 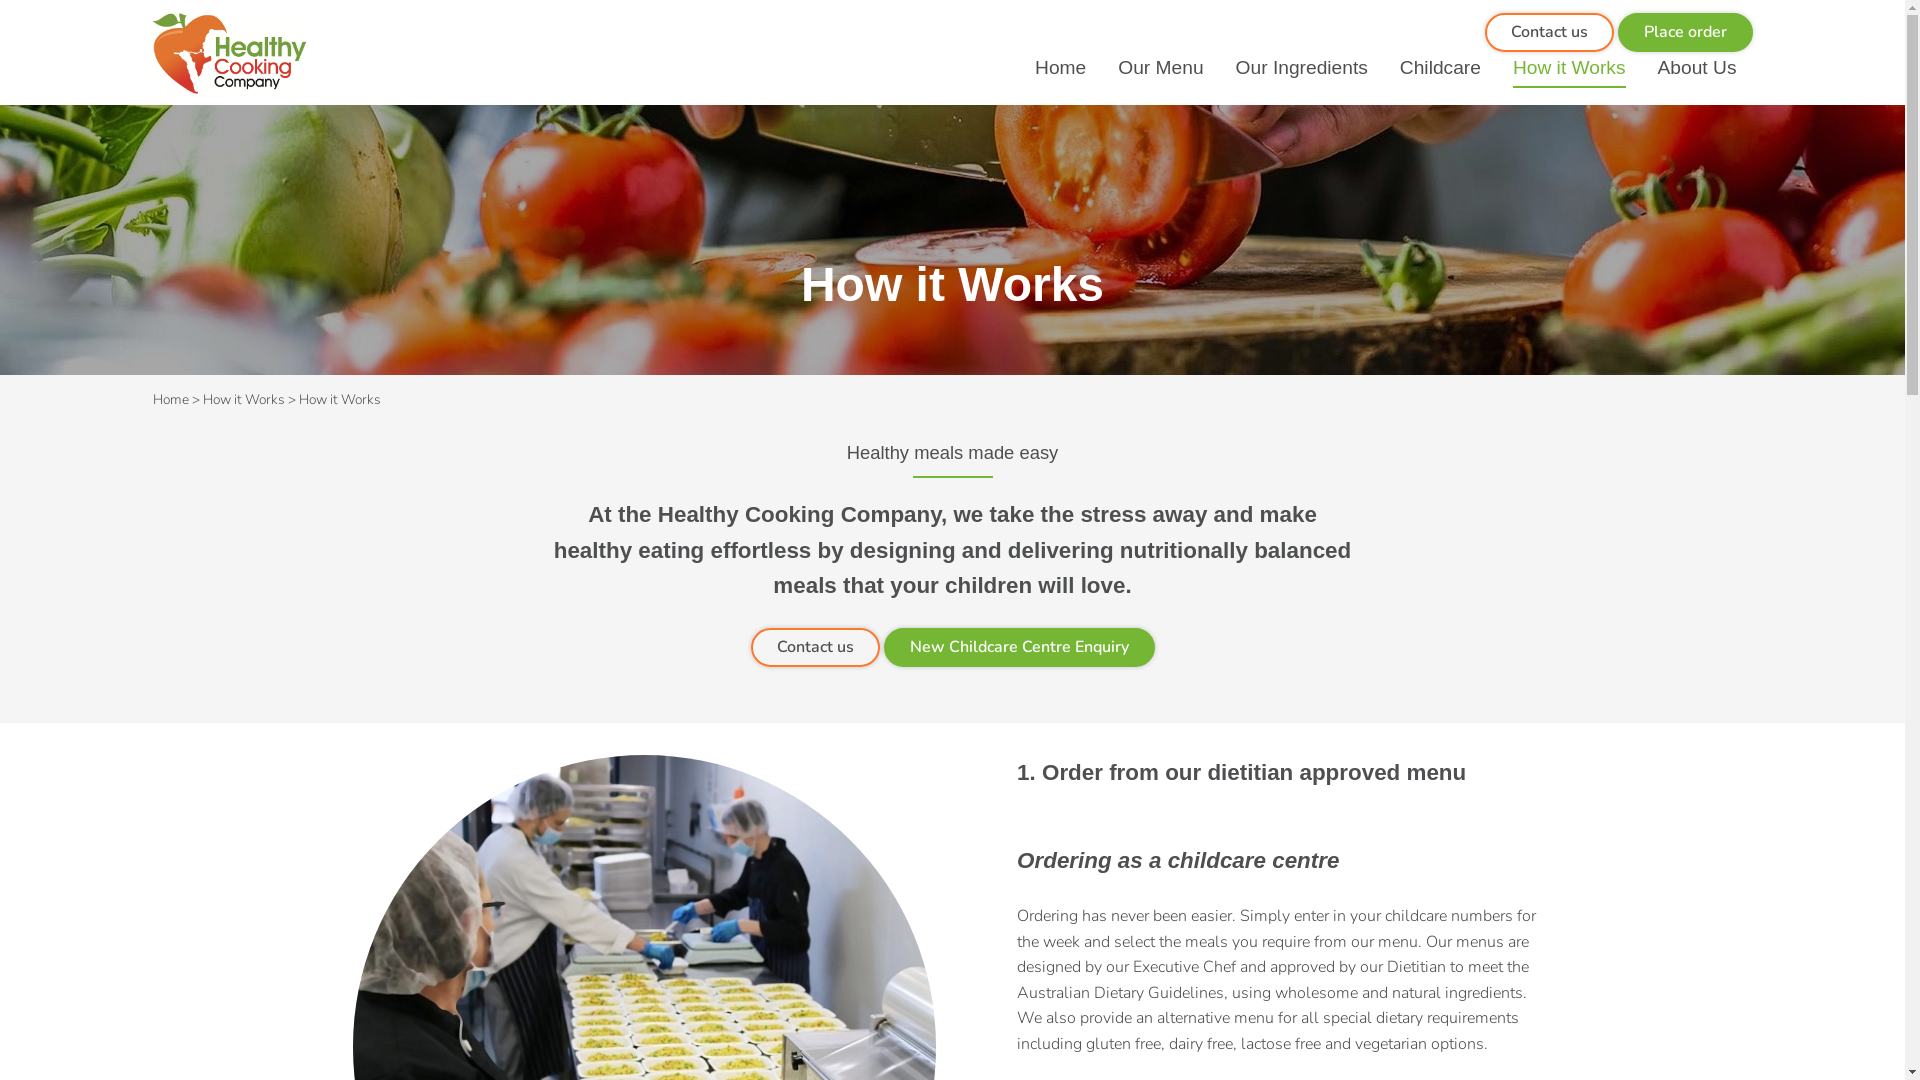 What do you see at coordinates (1684, 32) in the screenshot?
I see `'Place order'` at bounding box center [1684, 32].